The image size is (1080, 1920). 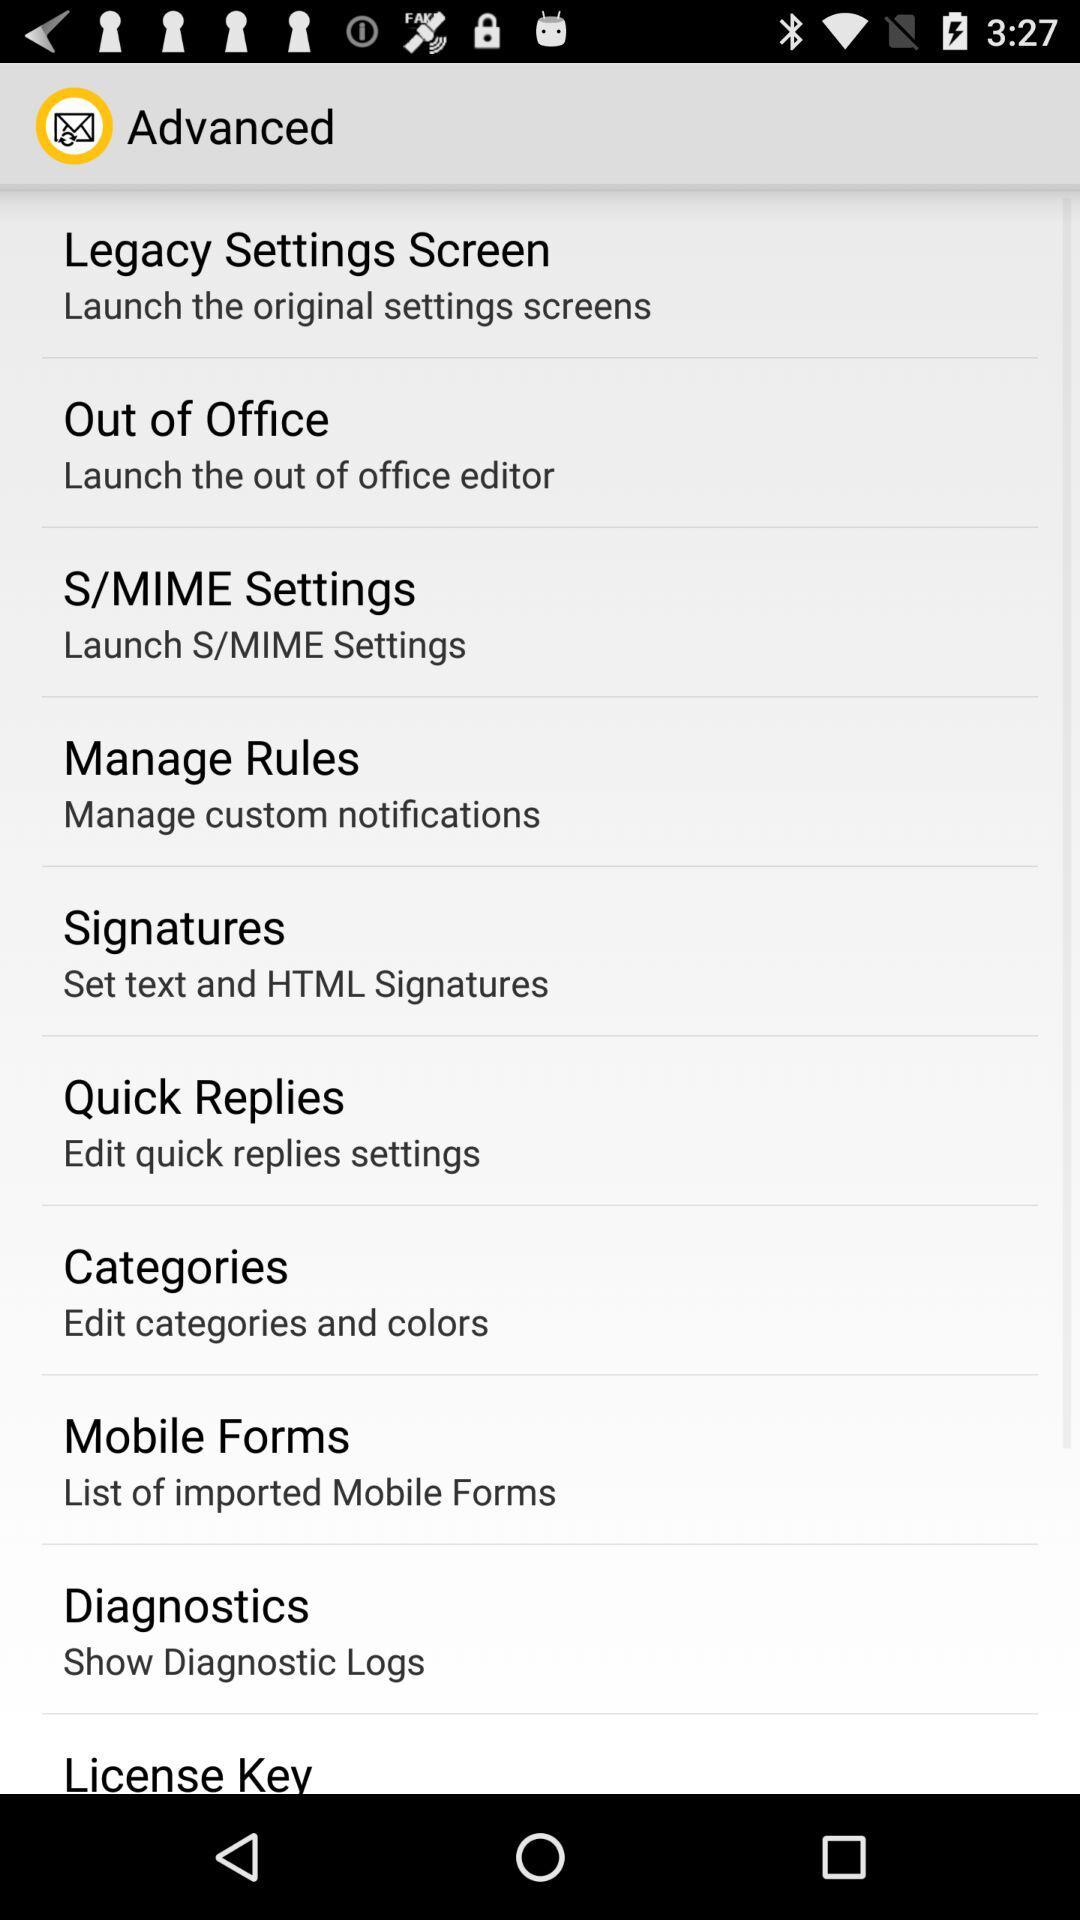 What do you see at coordinates (309, 1491) in the screenshot?
I see `app above diagnostics item` at bounding box center [309, 1491].